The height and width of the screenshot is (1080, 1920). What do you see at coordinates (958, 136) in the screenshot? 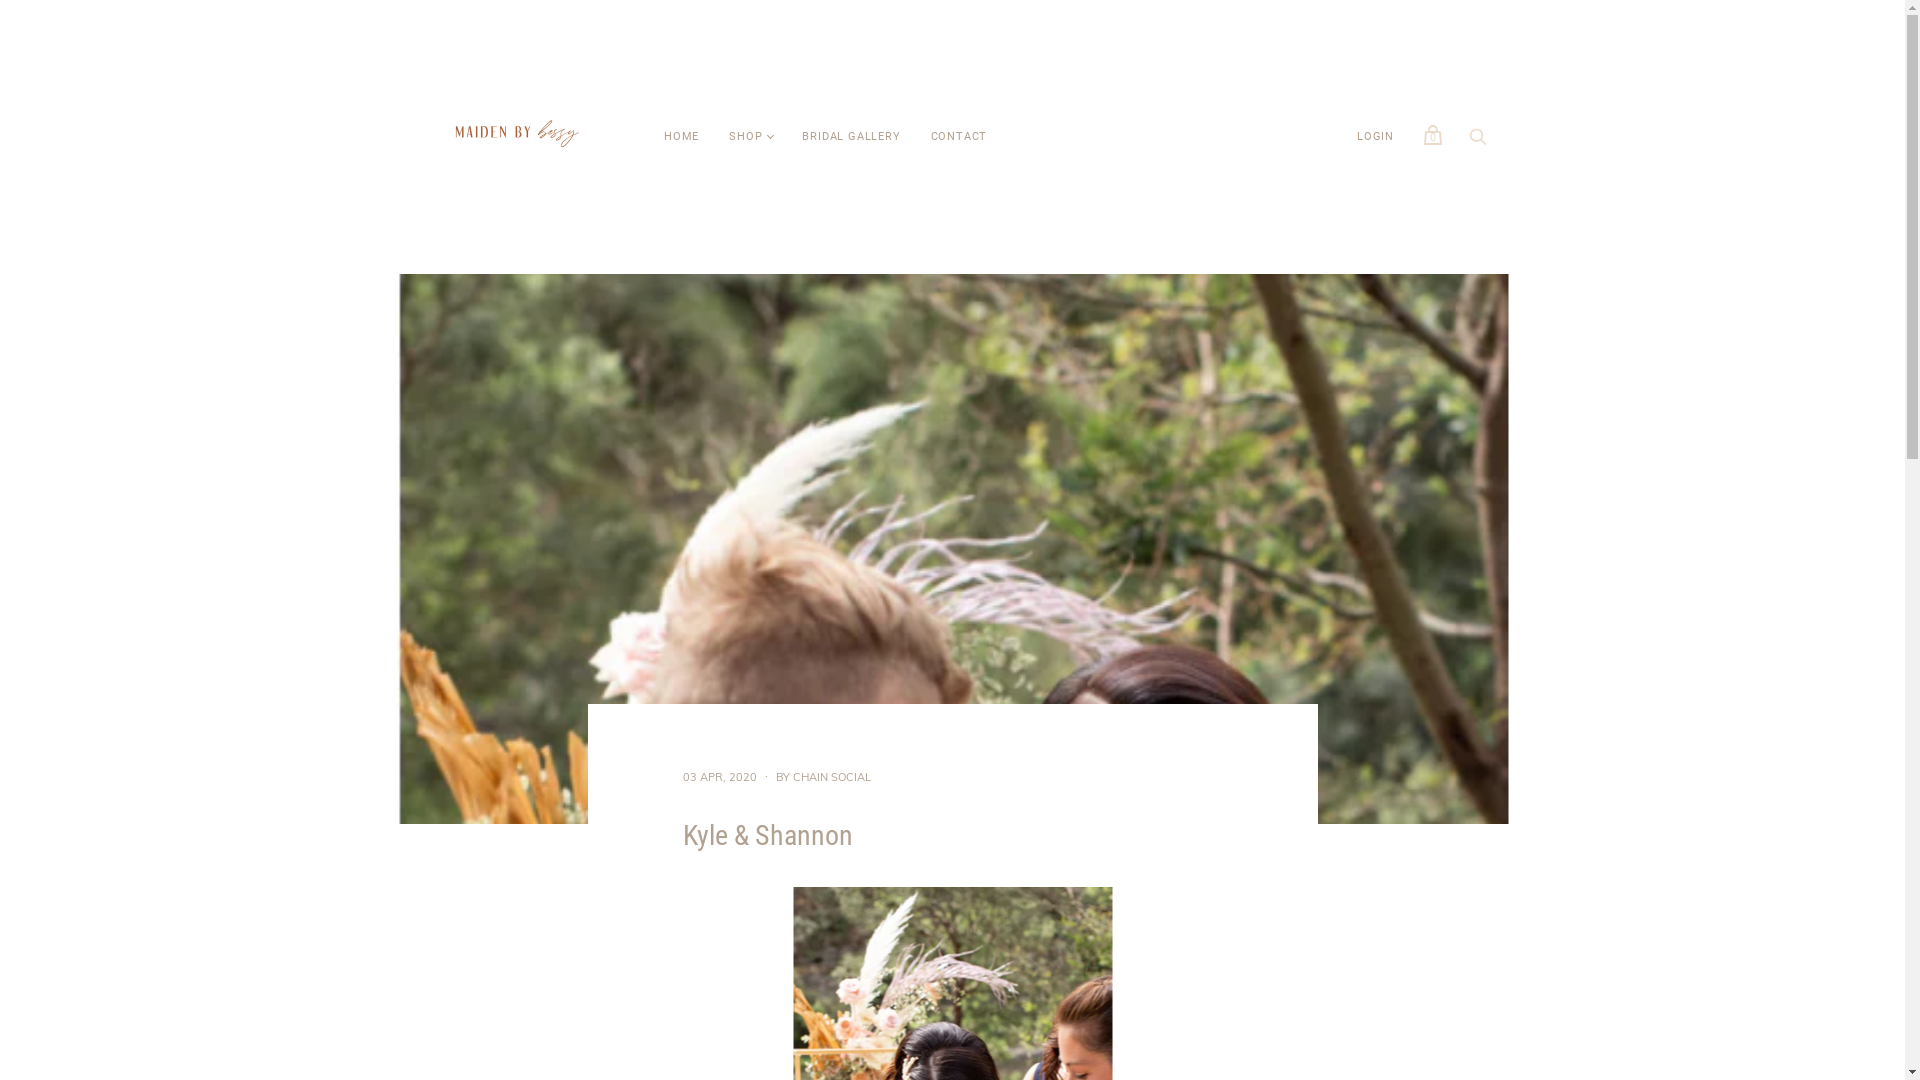
I see `'CONTACT'` at bounding box center [958, 136].